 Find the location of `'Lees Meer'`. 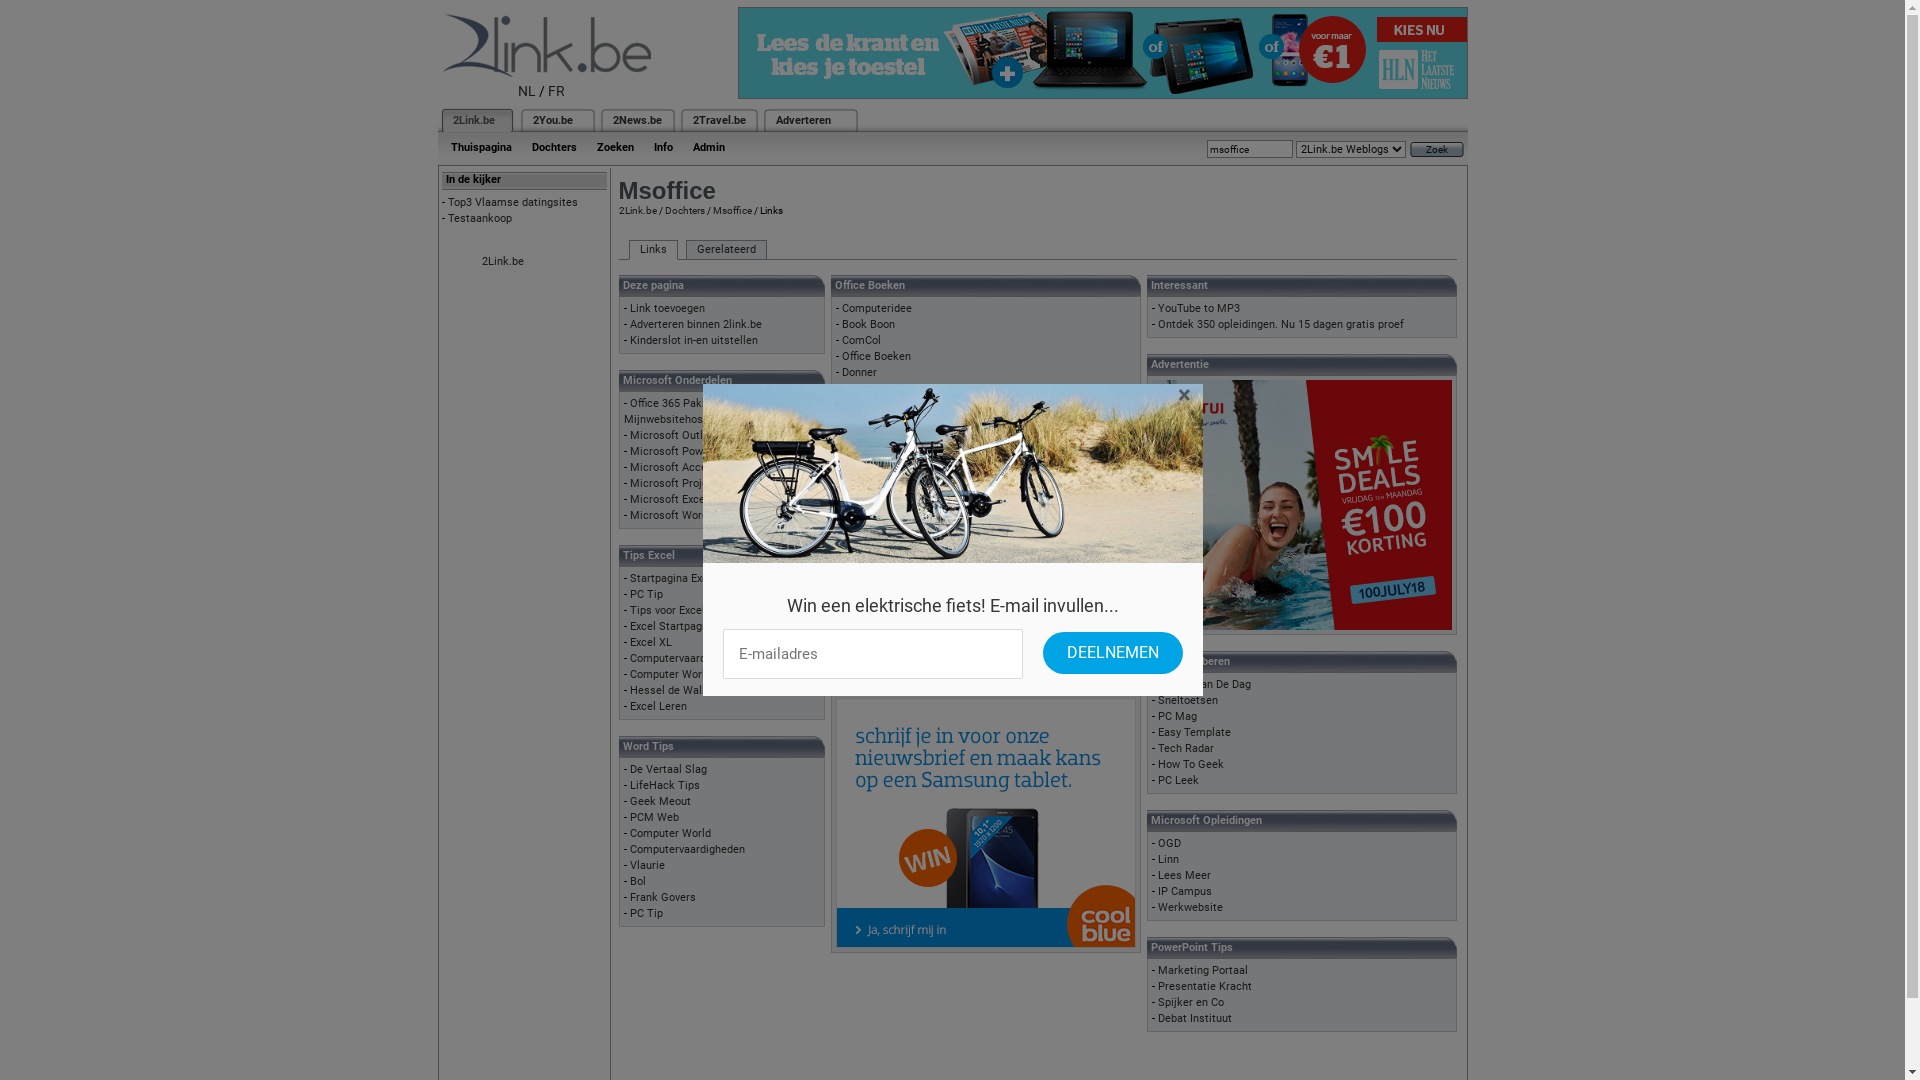

'Lees Meer' is located at coordinates (1157, 874).